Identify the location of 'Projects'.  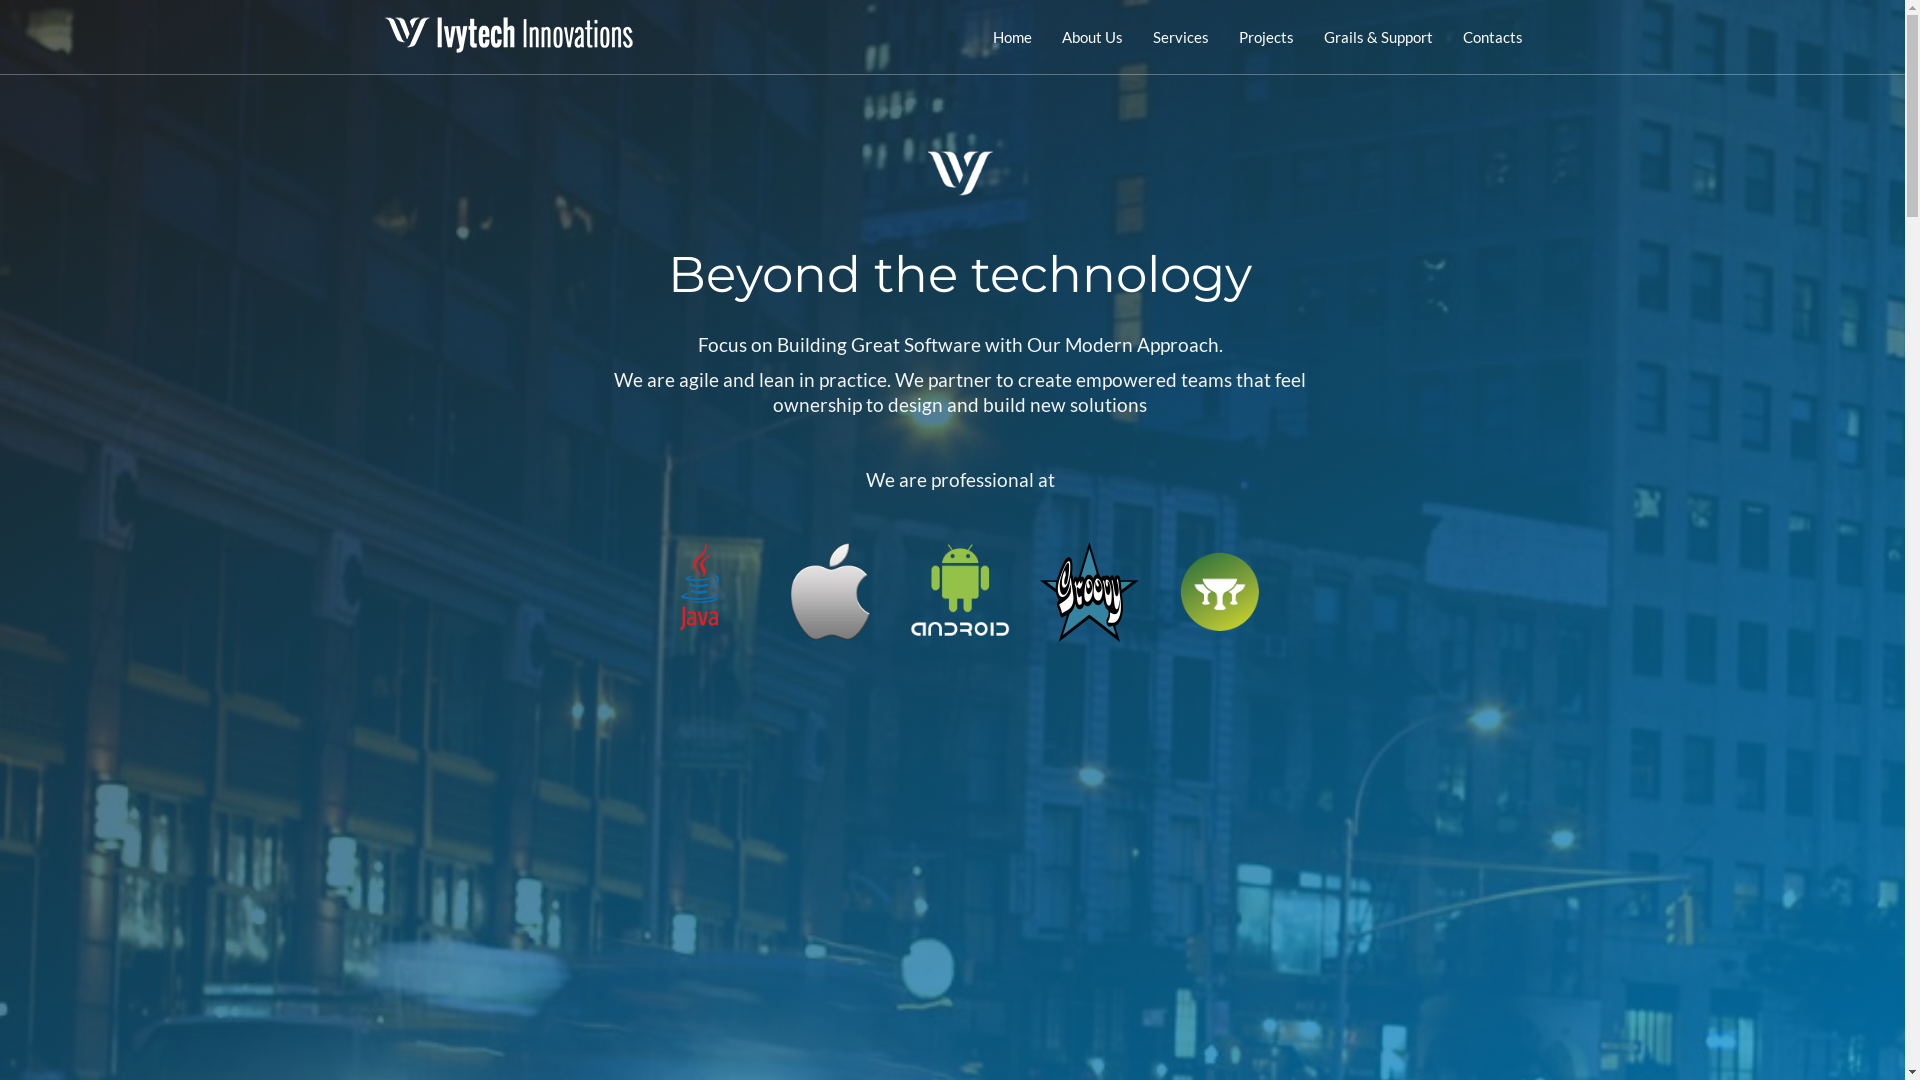
(1265, 37).